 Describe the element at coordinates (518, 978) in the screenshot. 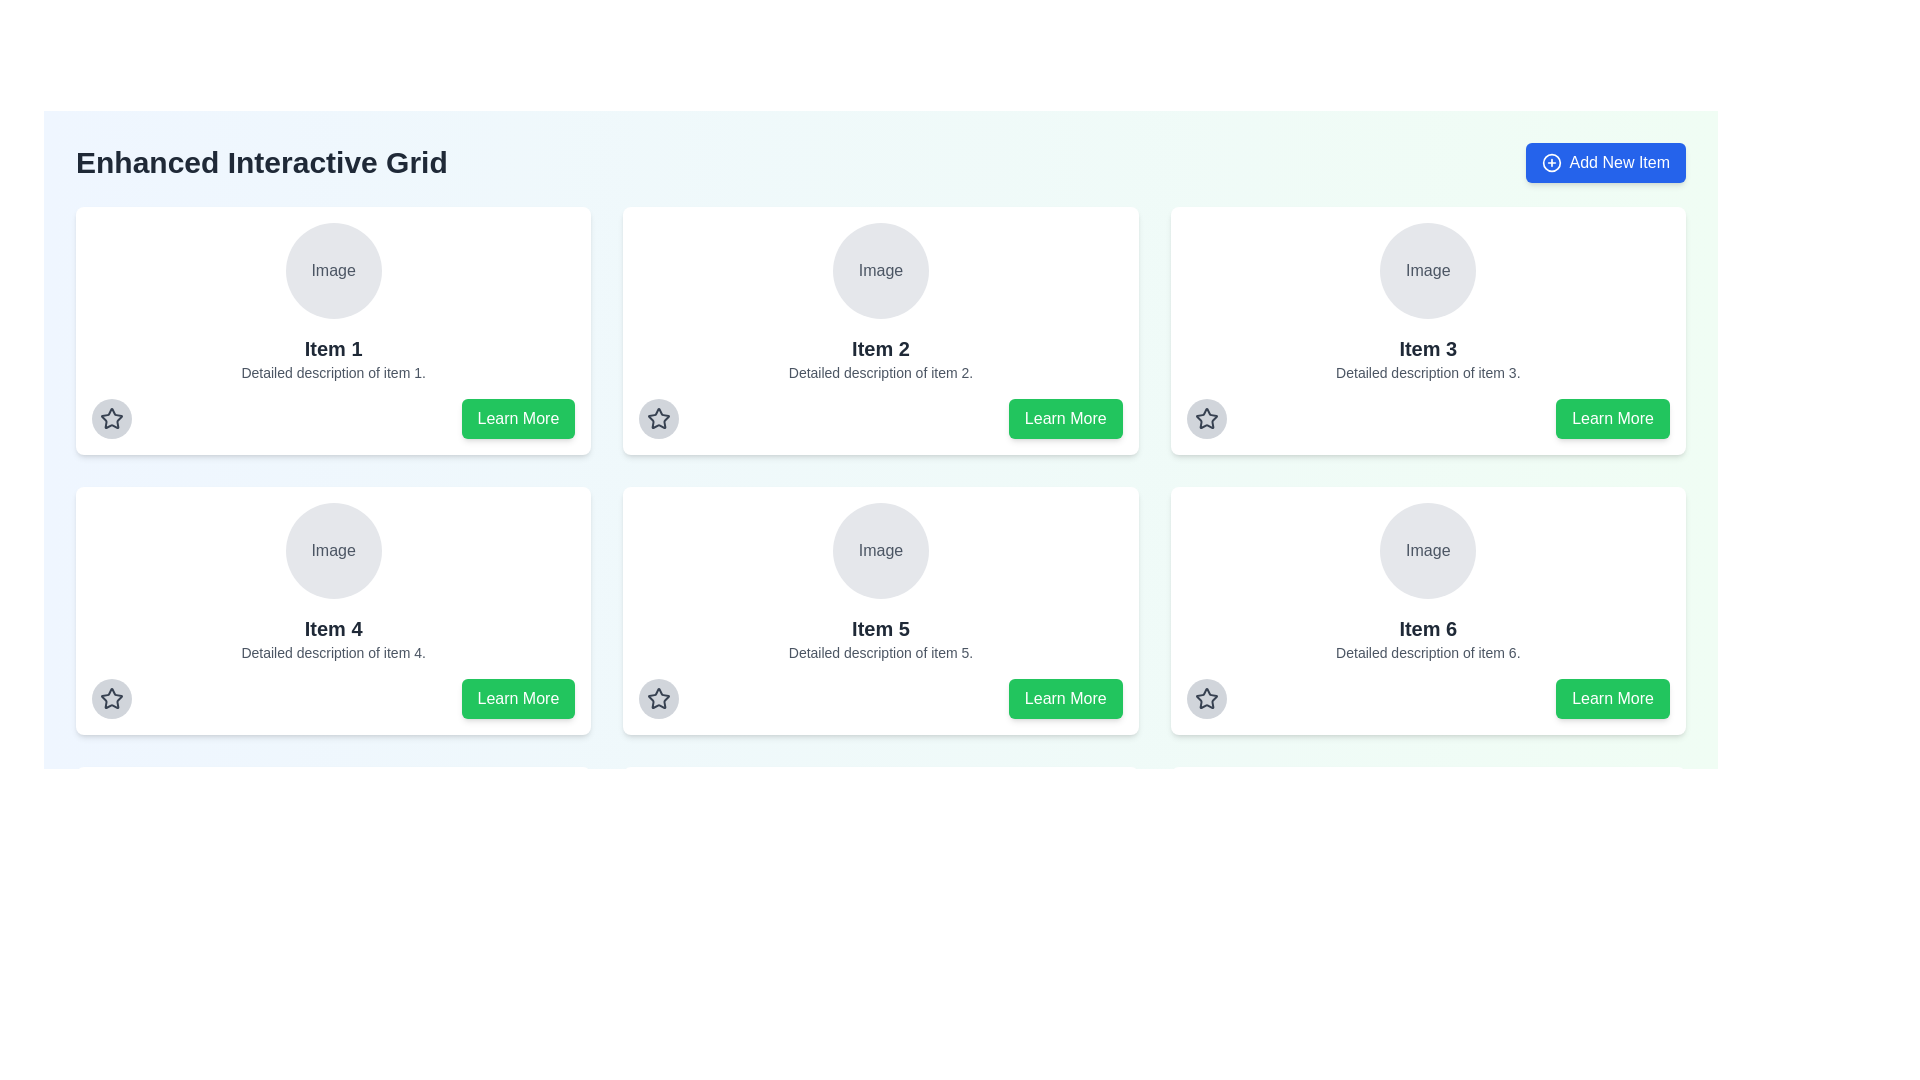

I see `the green button labeled 'Learn More' located at the bottom-right corner of the card associated with Item 5 in the grid` at that location.